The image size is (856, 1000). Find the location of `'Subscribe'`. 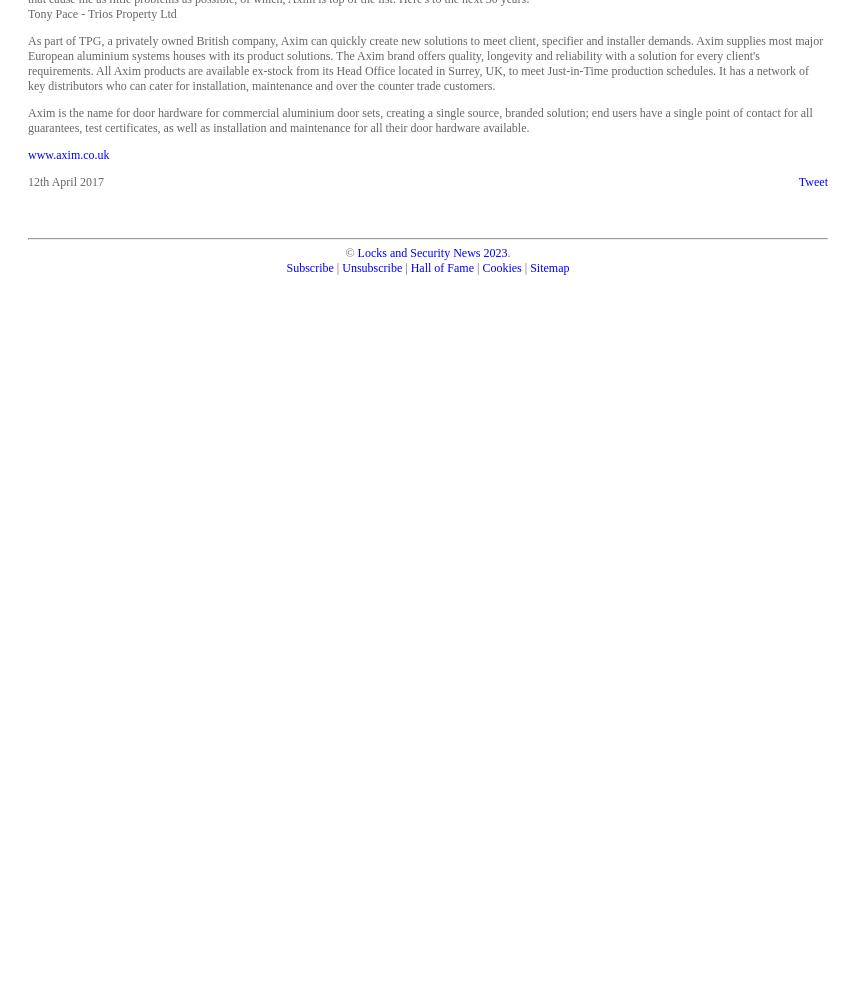

'Subscribe' is located at coordinates (309, 268).